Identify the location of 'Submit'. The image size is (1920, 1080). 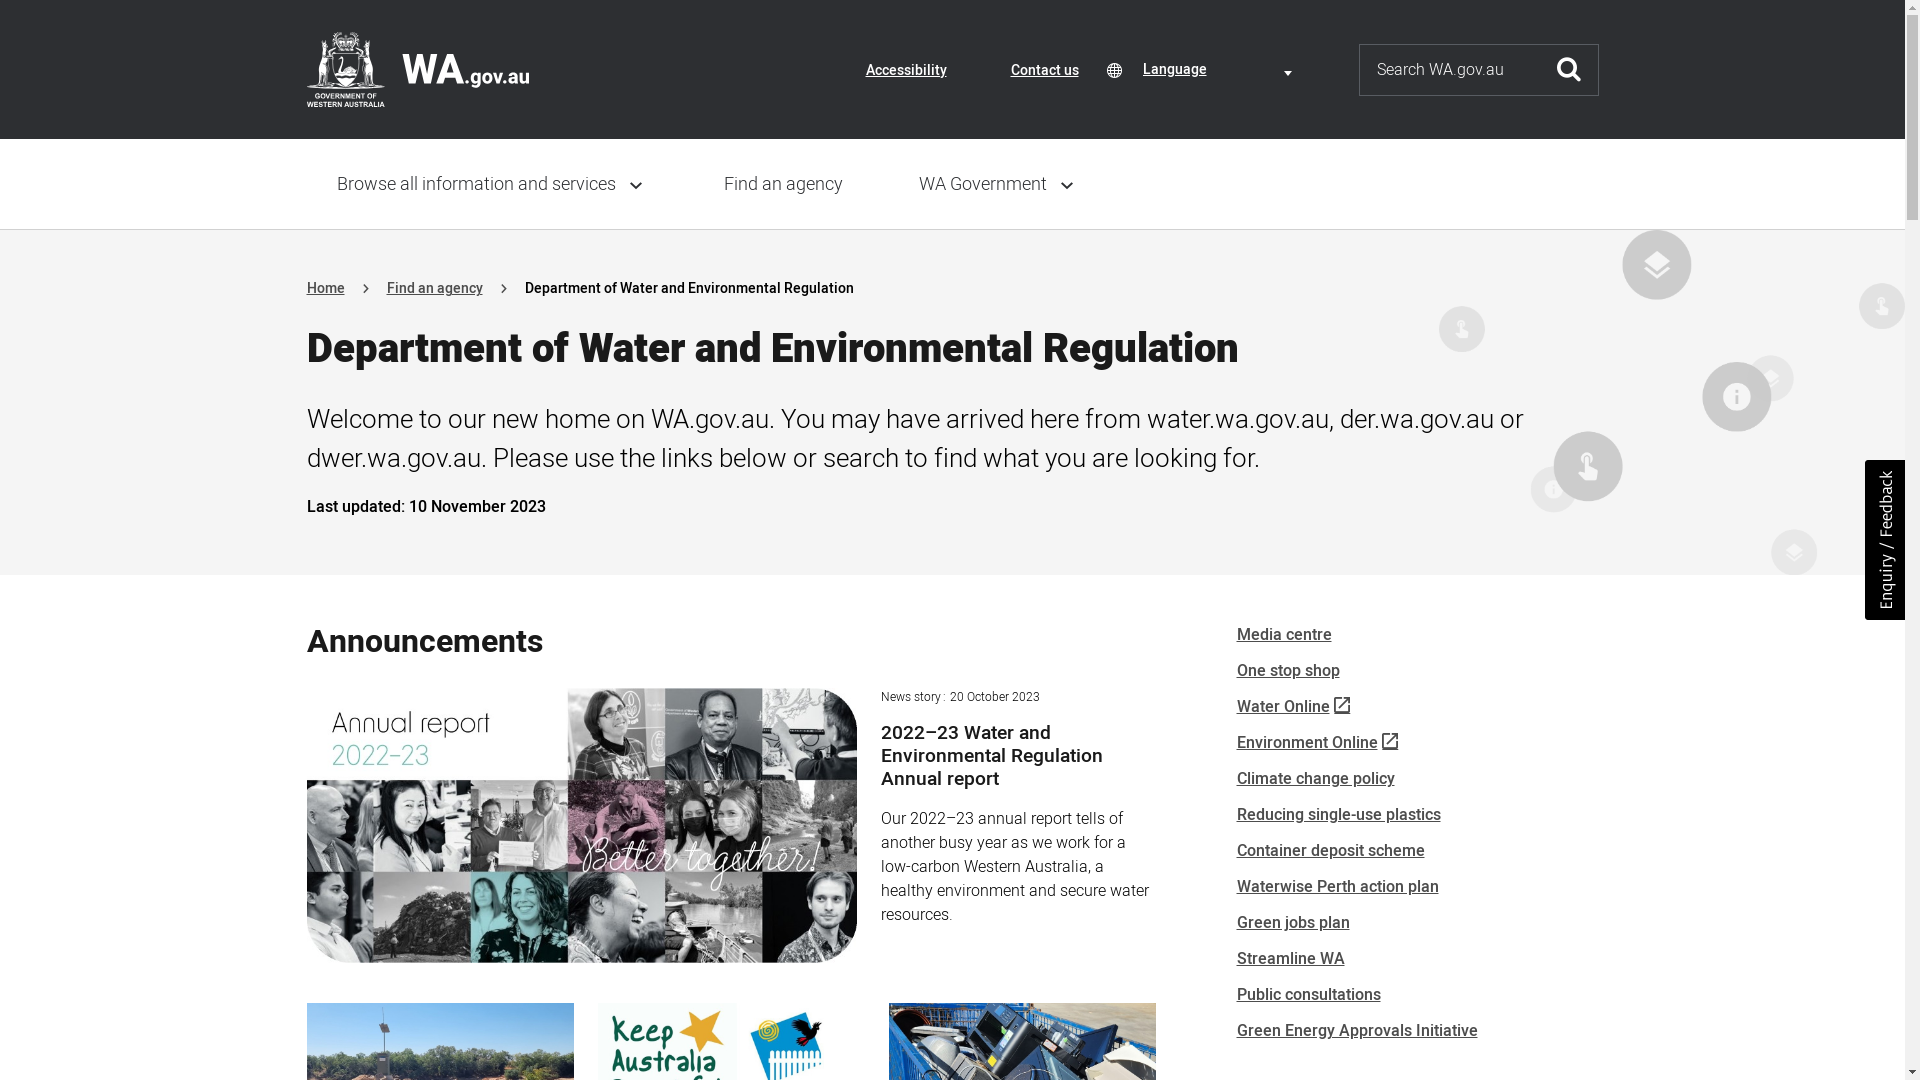
(1539, 68).